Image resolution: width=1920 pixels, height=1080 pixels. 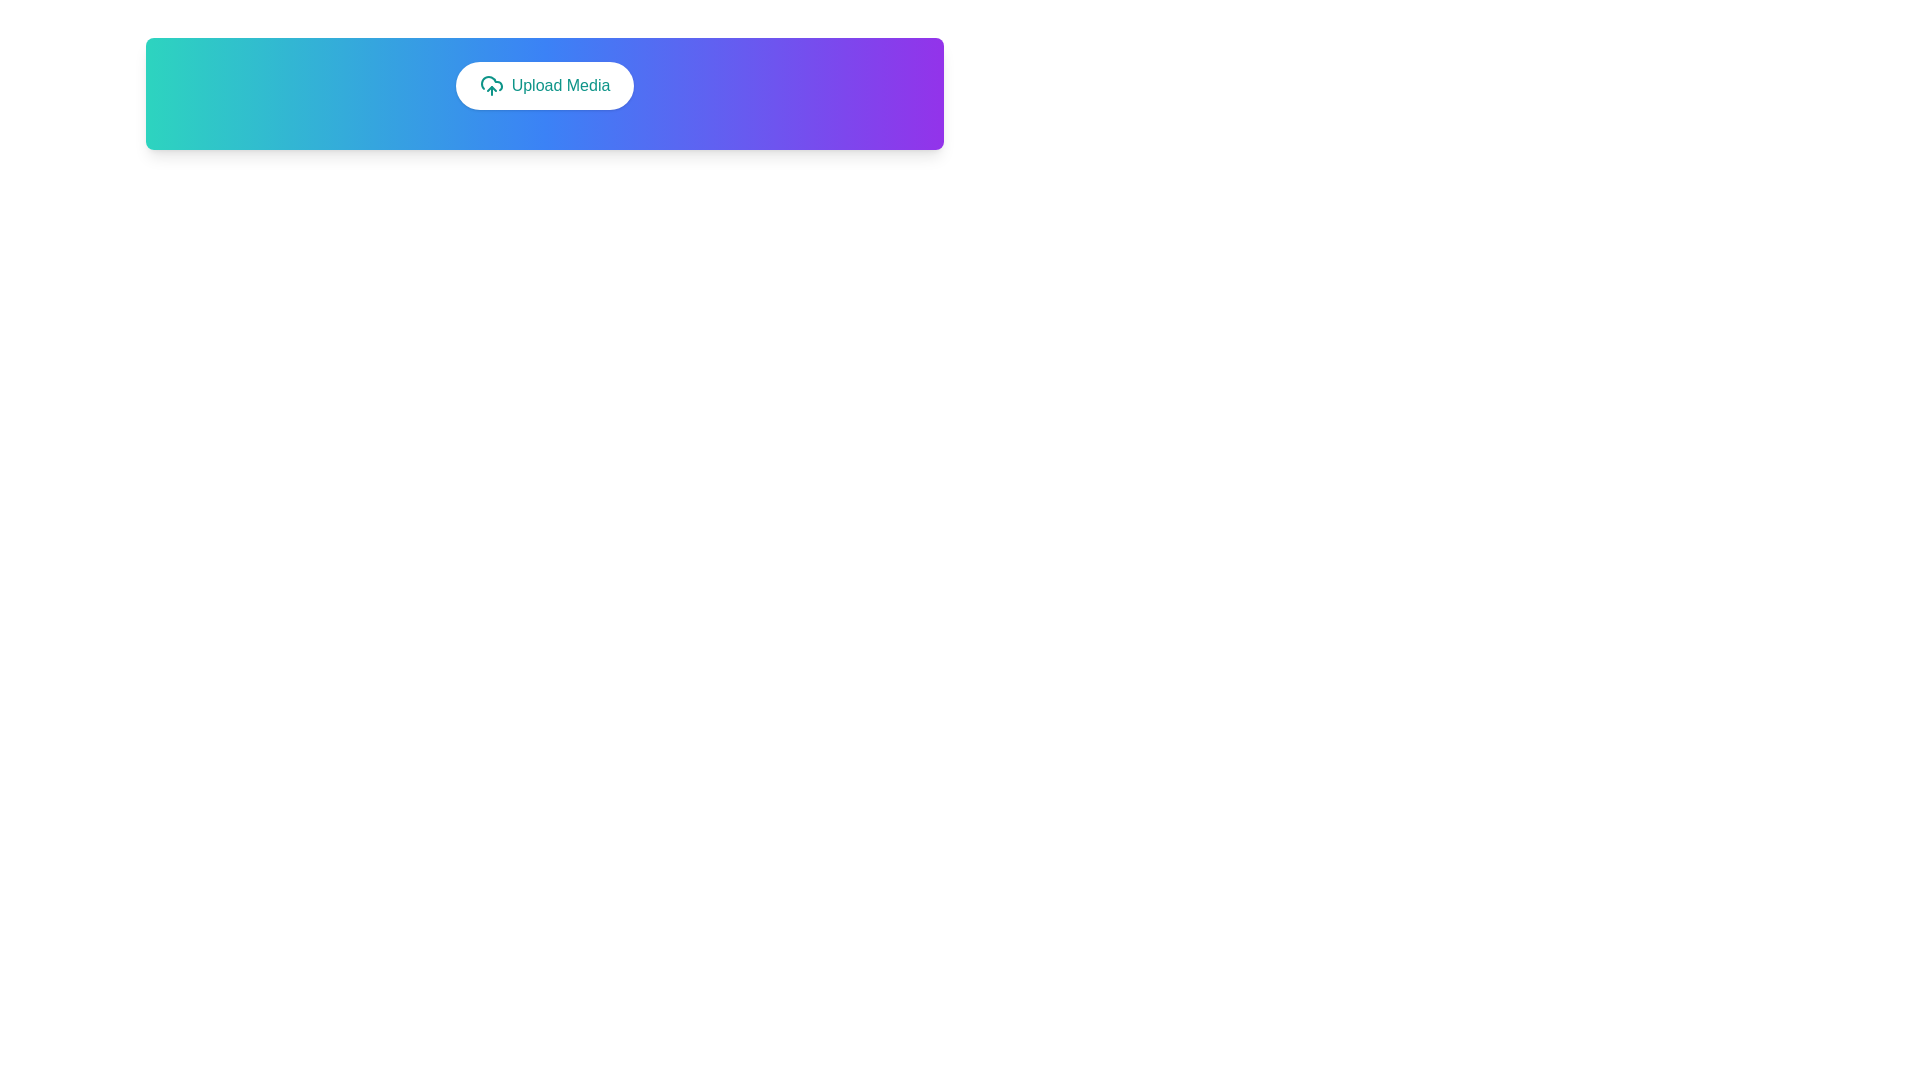 What do you see at coordinates (544, 84) in the screenshot?
I see `the rounded button with a white background and teal text reading 'Upload Media'` at bounding box center [544, 84].